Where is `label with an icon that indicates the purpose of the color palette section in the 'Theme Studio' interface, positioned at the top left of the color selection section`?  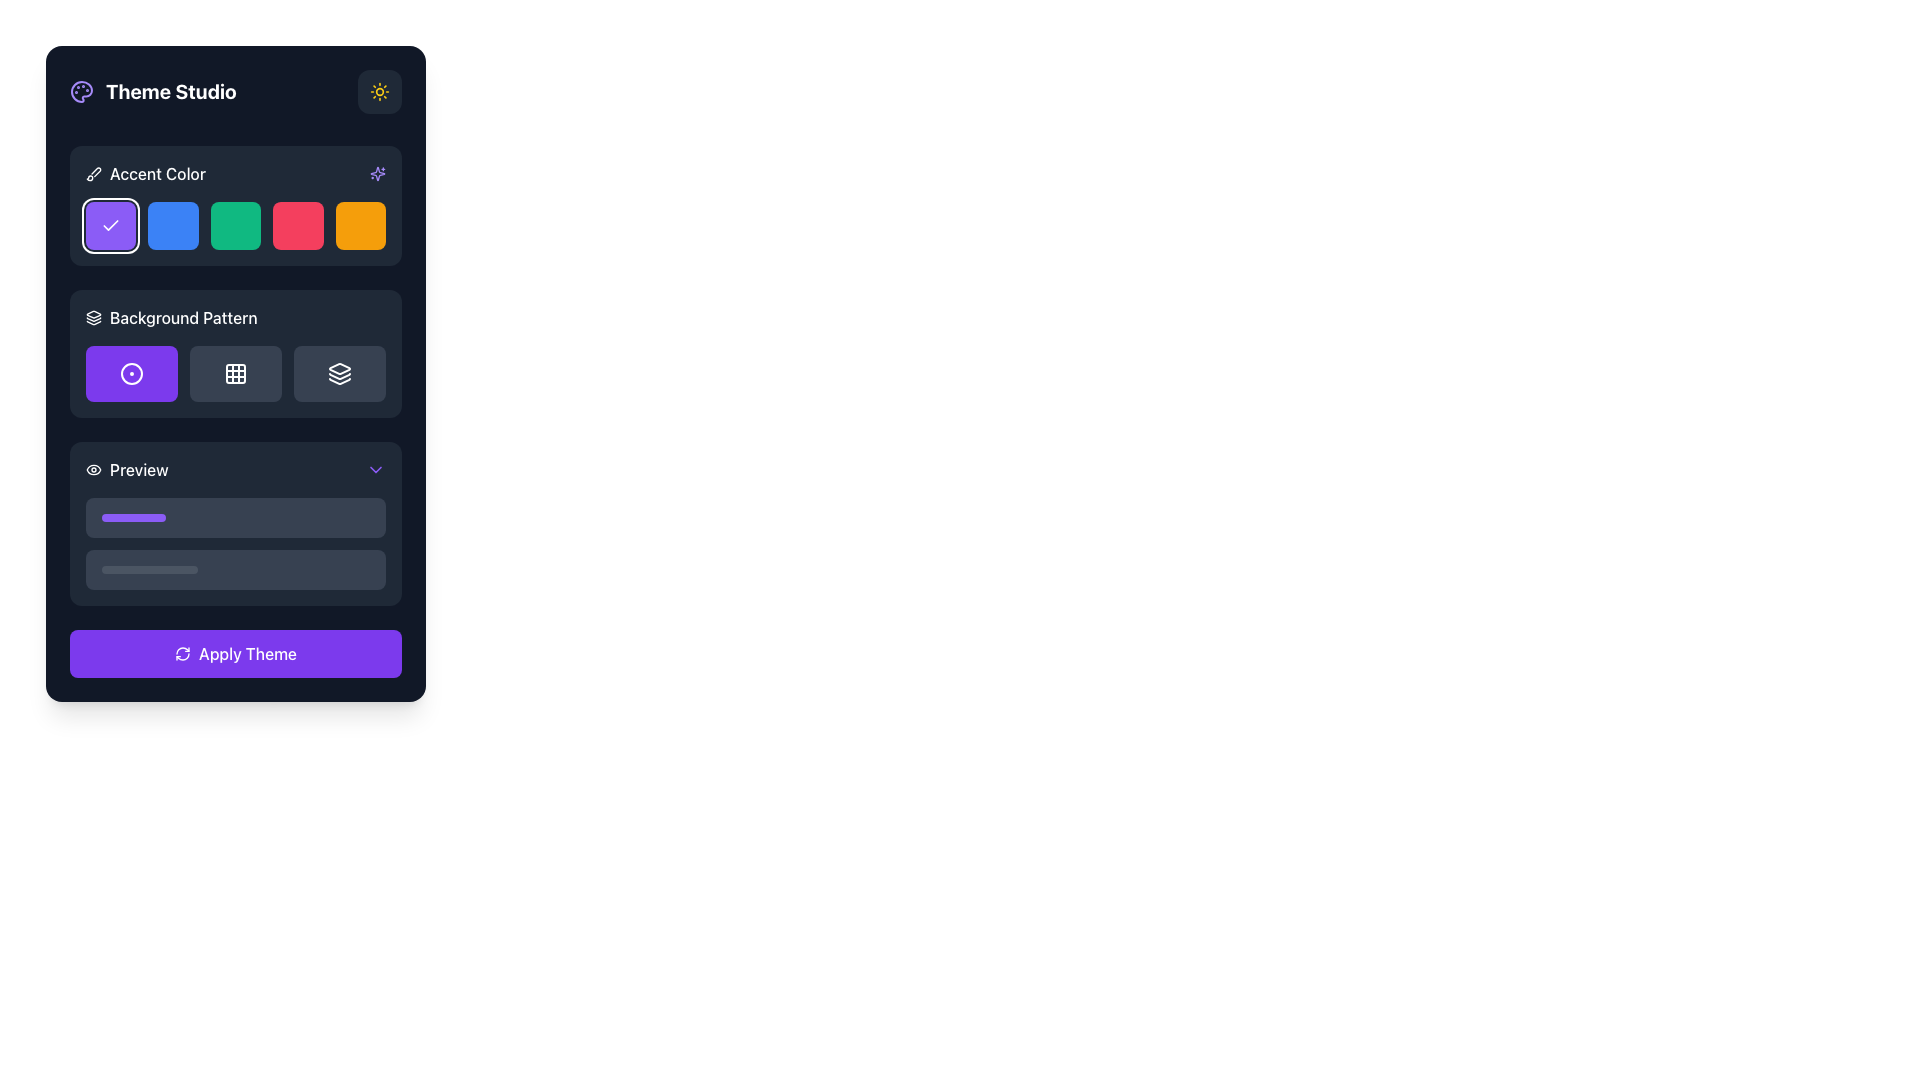 label with an icon that indicates the purpose of the color palette section in the 'Theme Studio' interface, positioned at the top left of the color selection section is located at coordinates (144, 172).